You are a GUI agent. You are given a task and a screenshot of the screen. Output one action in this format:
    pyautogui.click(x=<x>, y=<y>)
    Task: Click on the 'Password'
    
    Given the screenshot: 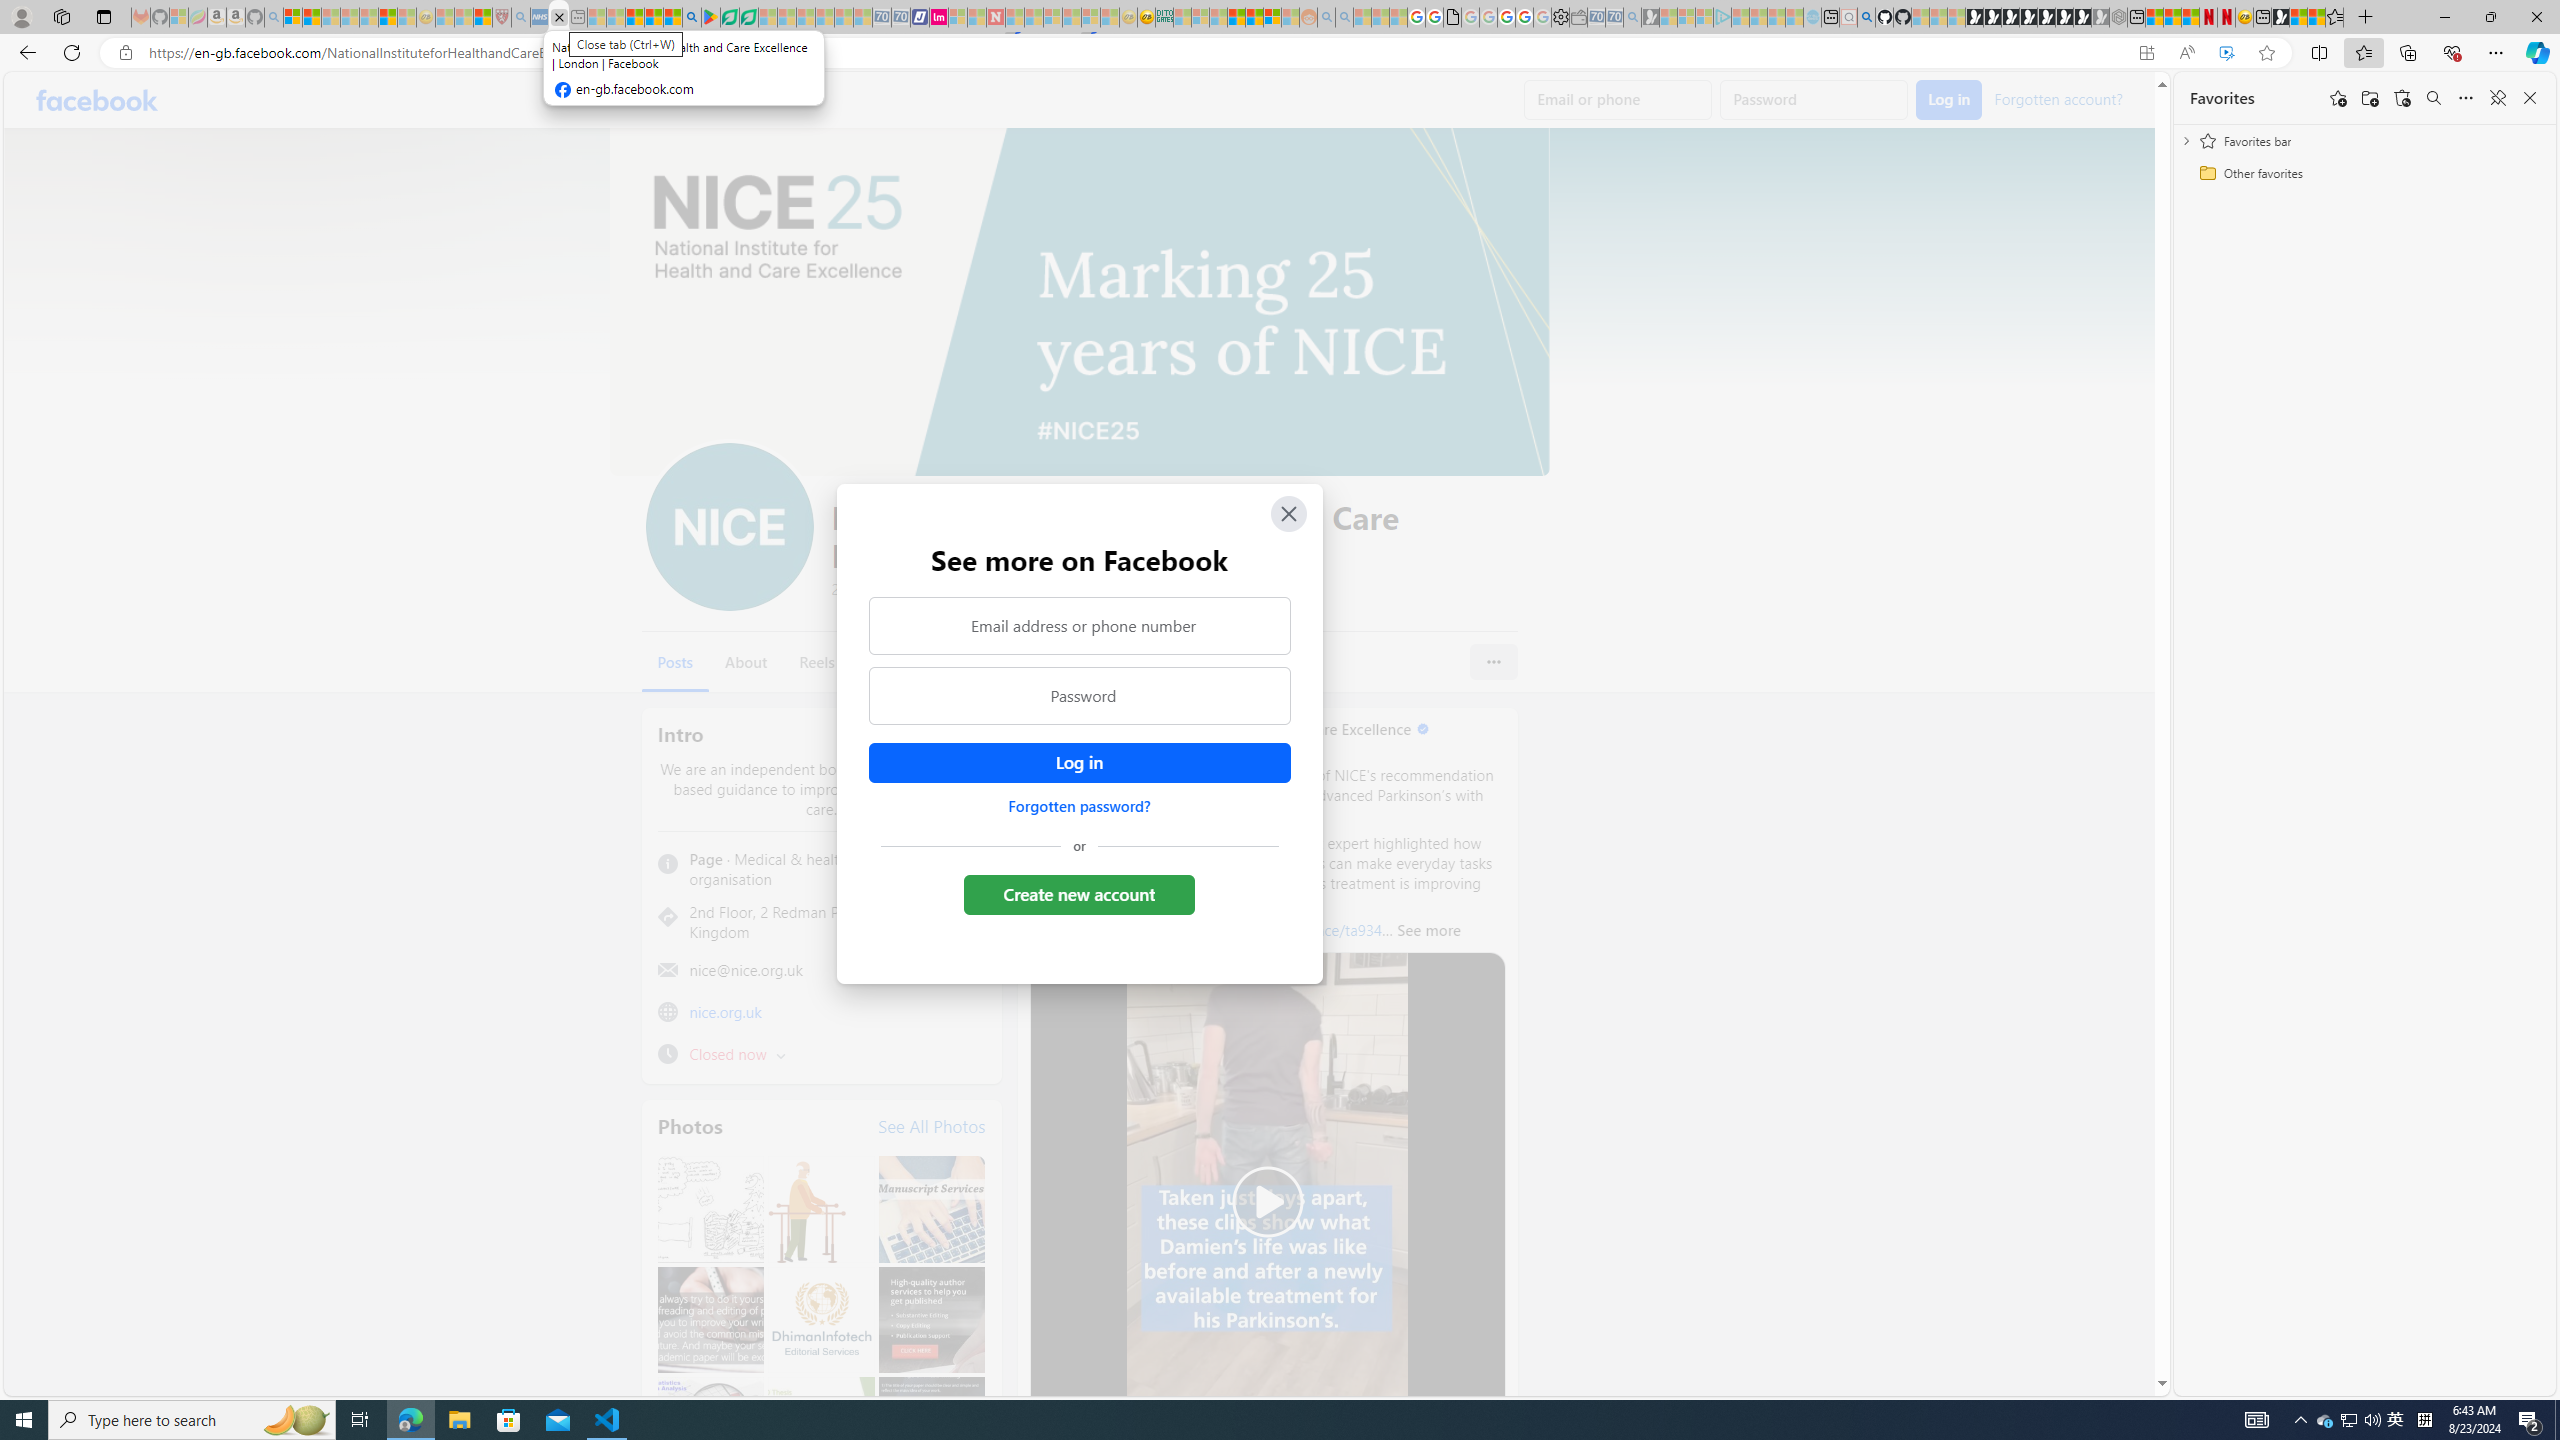 What is the action you would take?
    pyautogui.click(x=1079, y=696)
    